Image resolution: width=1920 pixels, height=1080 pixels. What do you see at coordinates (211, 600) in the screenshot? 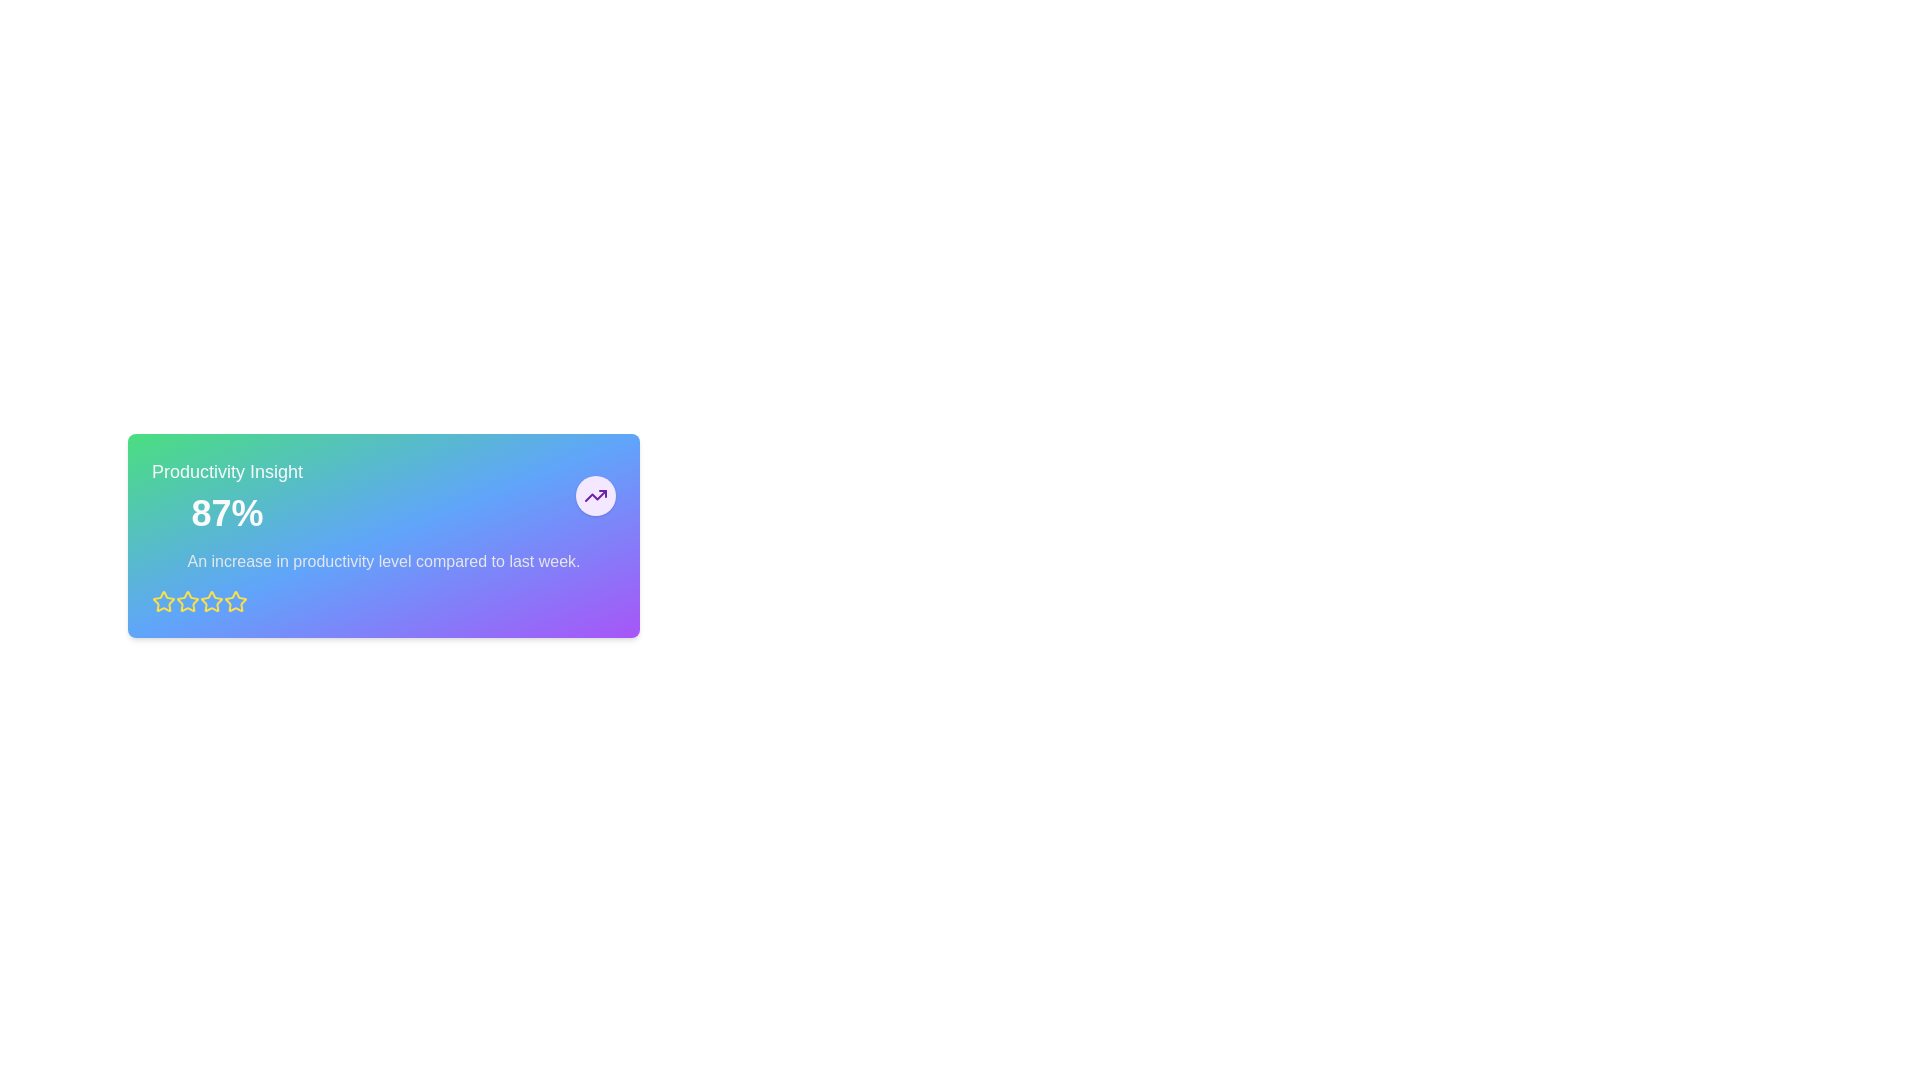
I see `the second hollow star icon with a gold outline in the rating component located in the bottom-left corner of the card` at bounding box center [211, 600].